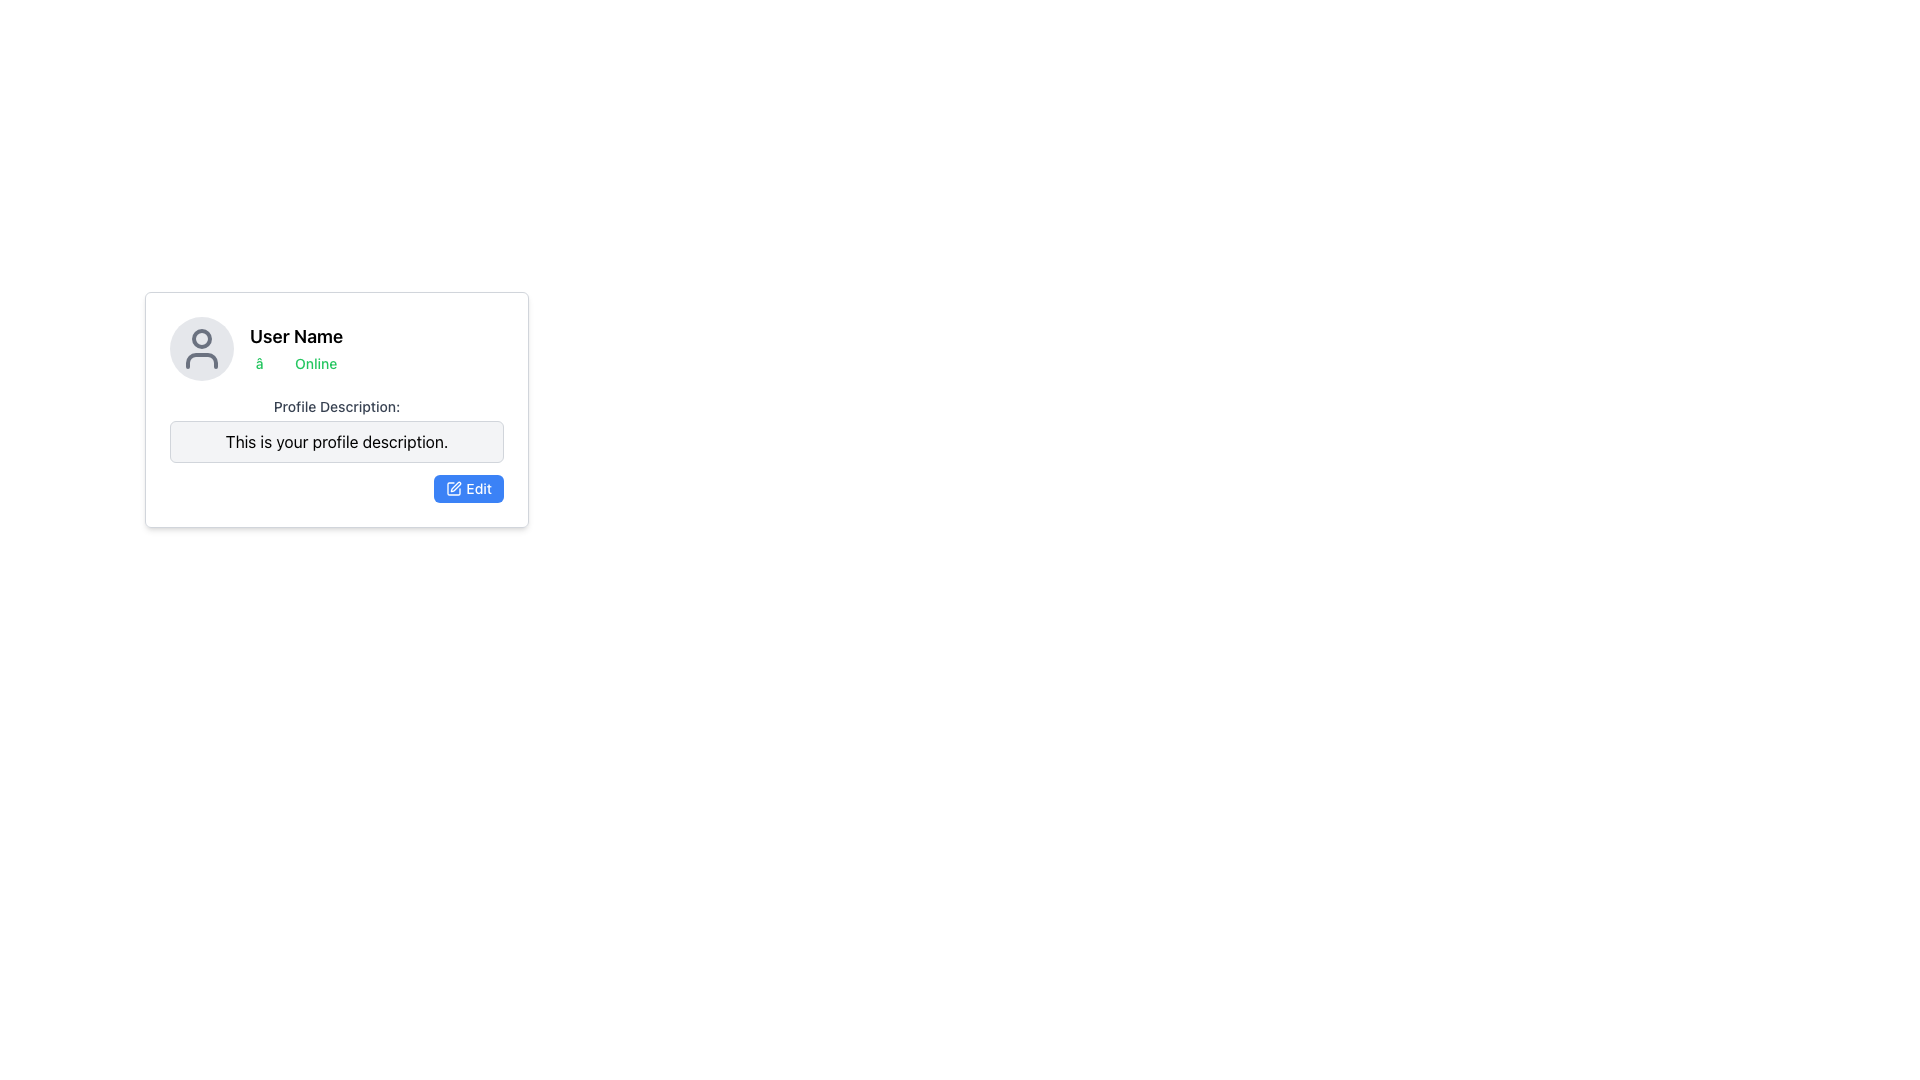  I want to click on the 'Edit' button icon located at the lower right corner of the profile description card, which triggers the edit functionality, so click(453, 489).